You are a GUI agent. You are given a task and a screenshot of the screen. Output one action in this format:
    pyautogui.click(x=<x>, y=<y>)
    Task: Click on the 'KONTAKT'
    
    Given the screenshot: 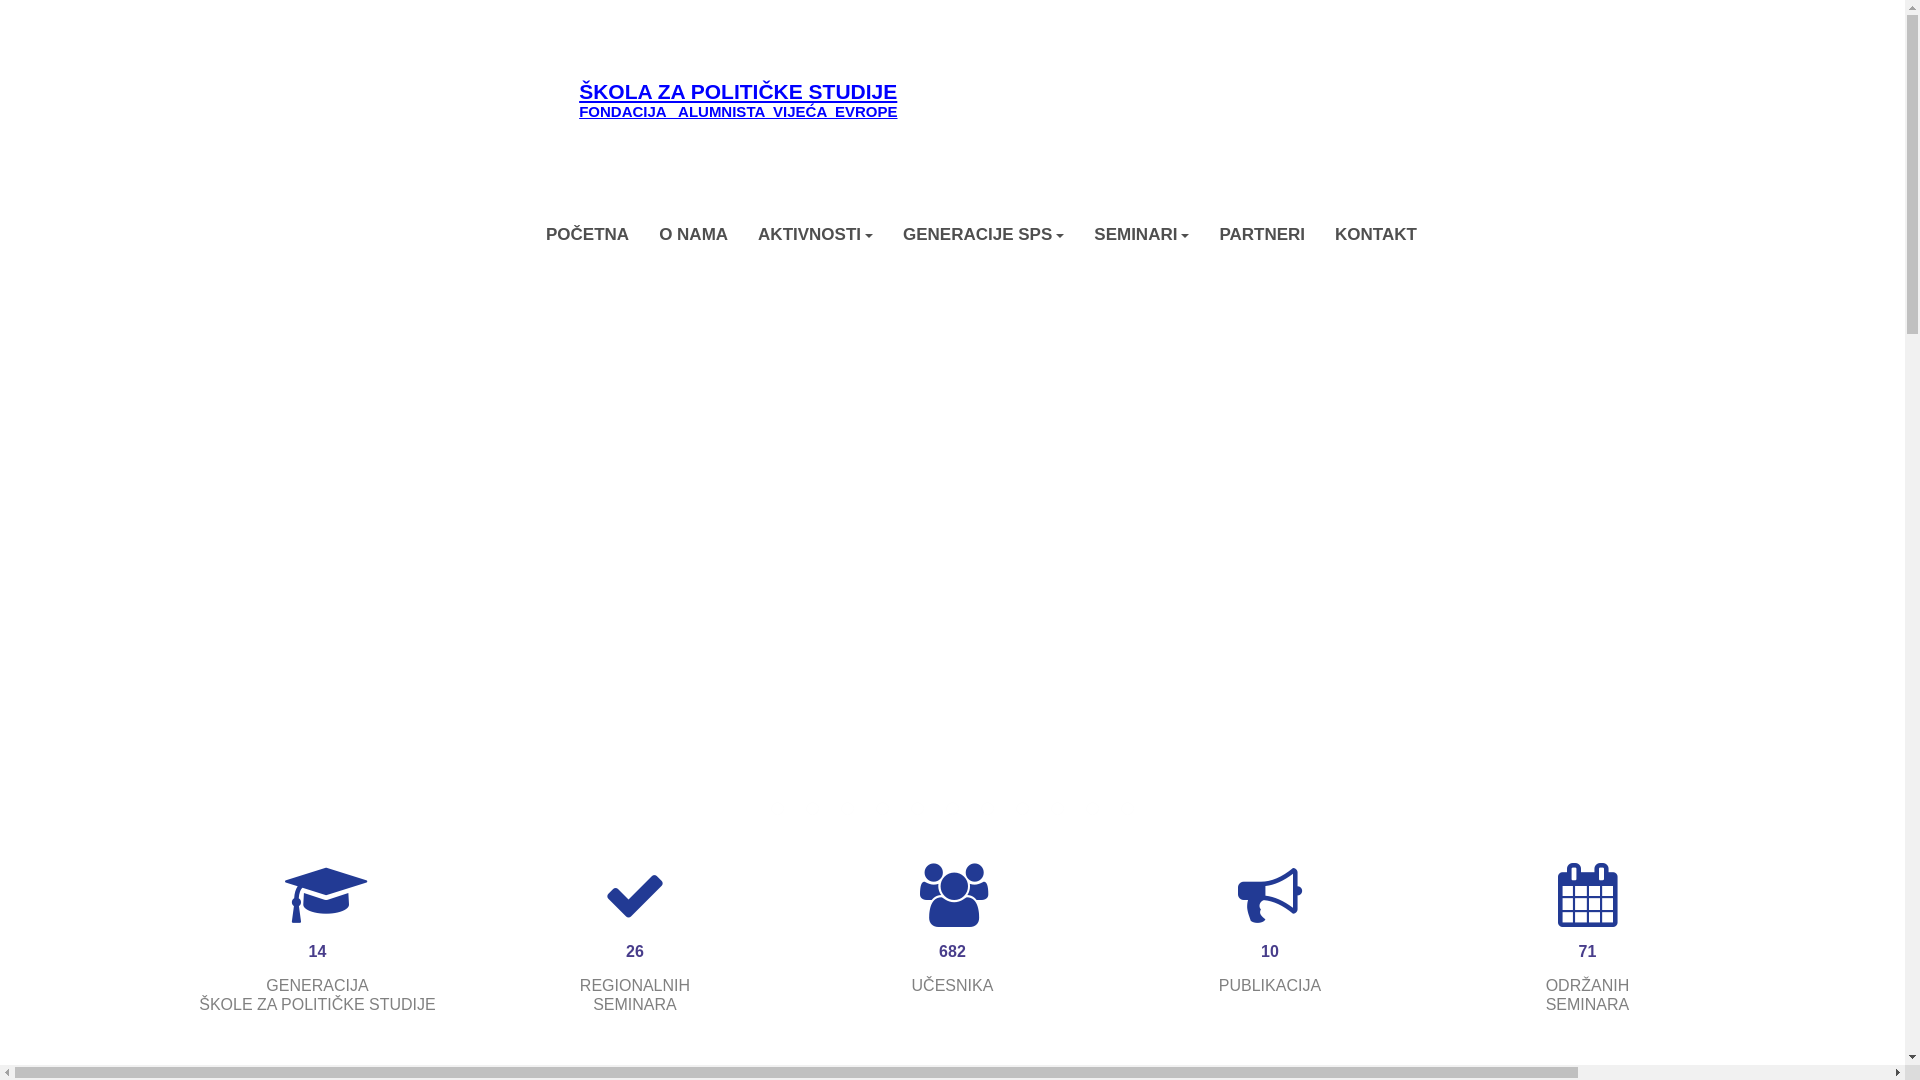 What is the action you would take?
    pyautogui.click(x=1375, y=233)
    